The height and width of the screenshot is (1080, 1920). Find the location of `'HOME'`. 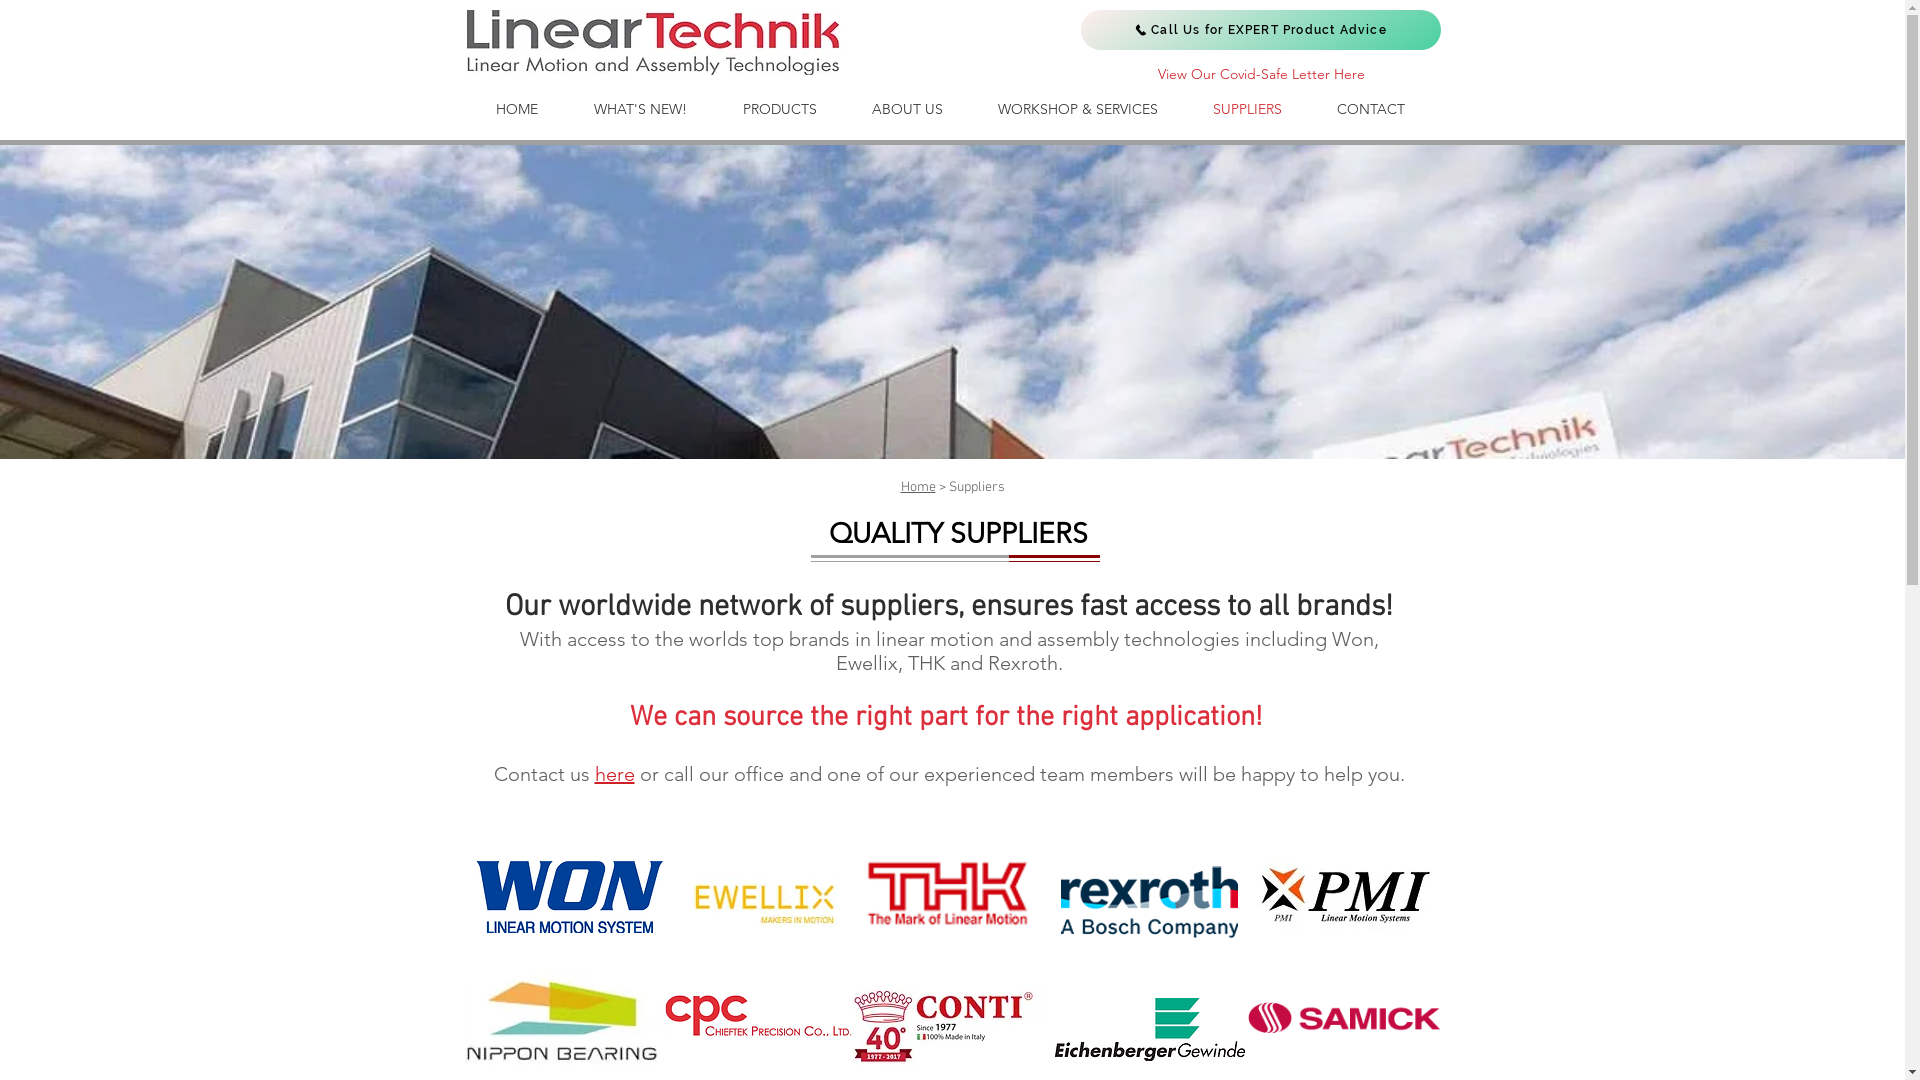

'HOME' is located at coordinates (517, 109).